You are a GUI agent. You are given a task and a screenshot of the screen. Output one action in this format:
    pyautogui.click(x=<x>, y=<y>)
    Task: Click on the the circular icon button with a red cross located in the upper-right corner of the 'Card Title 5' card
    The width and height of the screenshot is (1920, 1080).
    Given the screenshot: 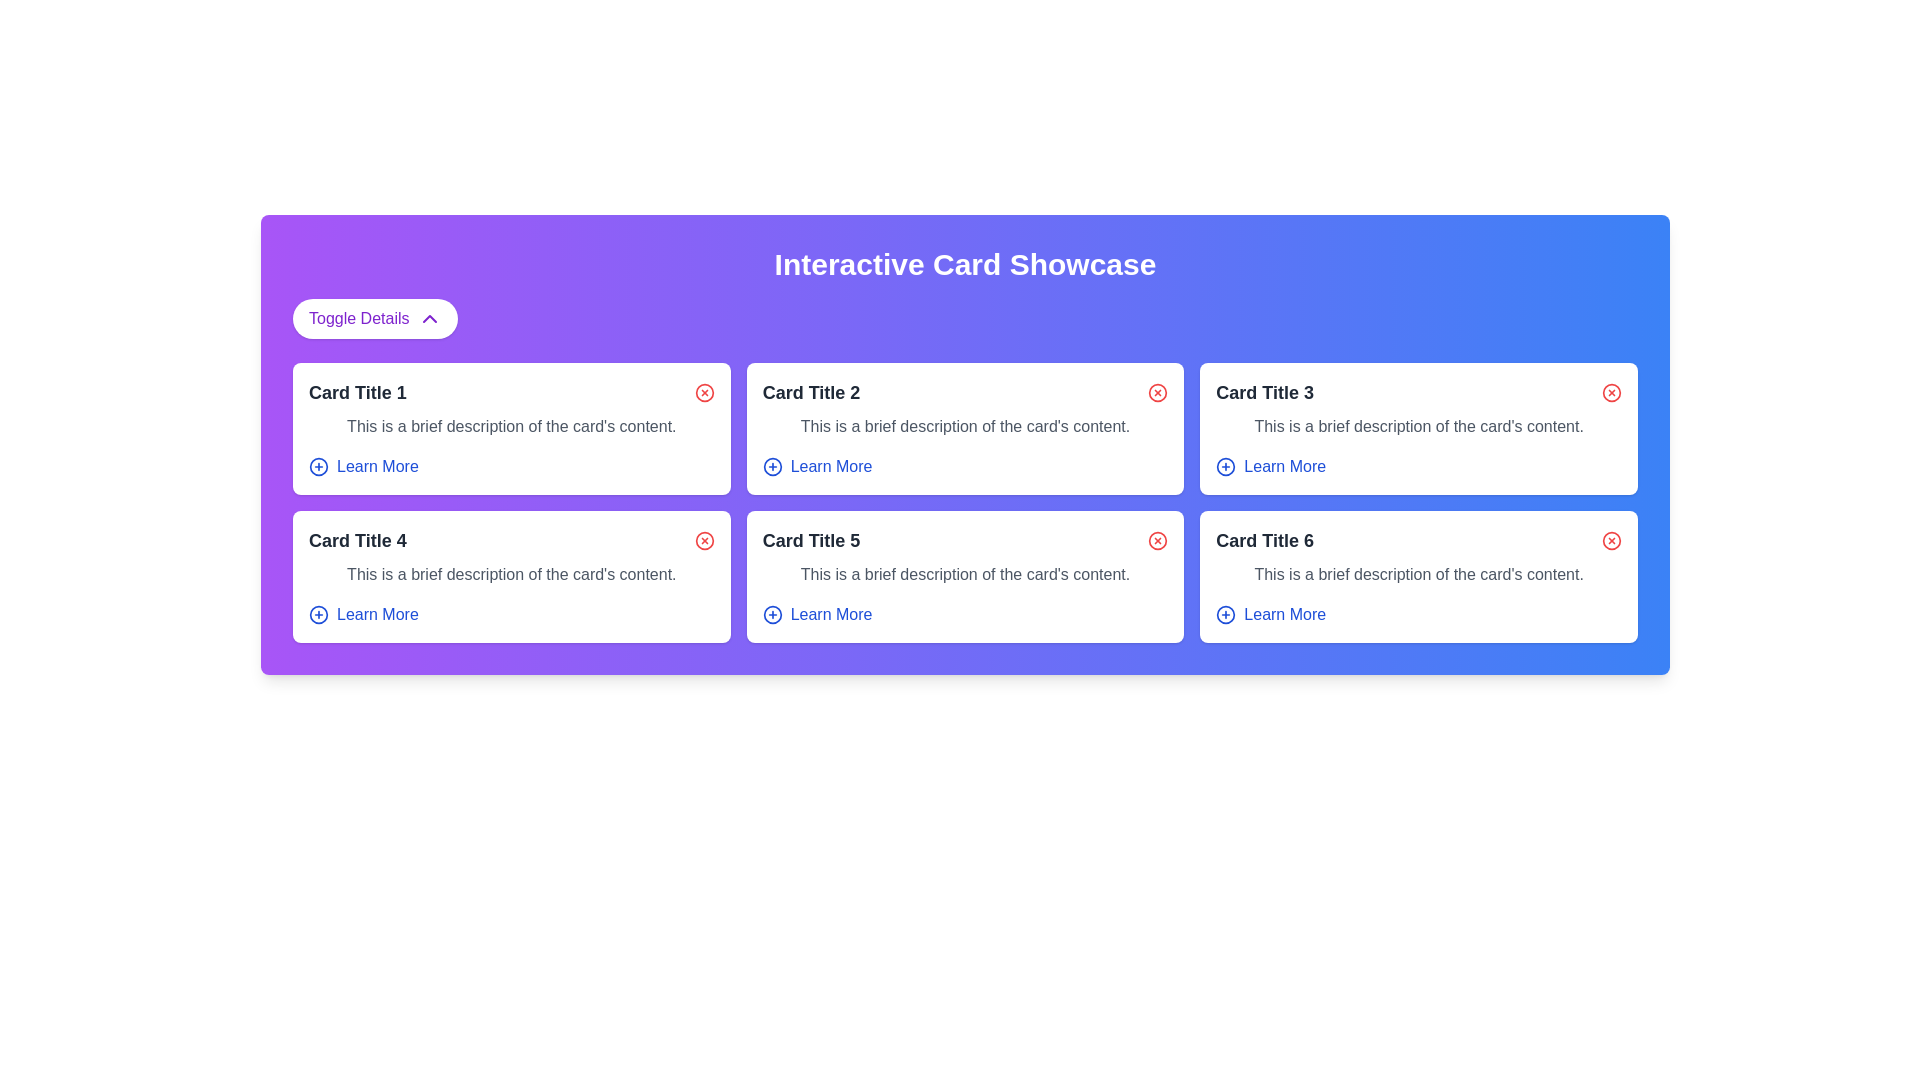 What is the action you would take?
    pyautogui.click(x=1157, y=540)
    